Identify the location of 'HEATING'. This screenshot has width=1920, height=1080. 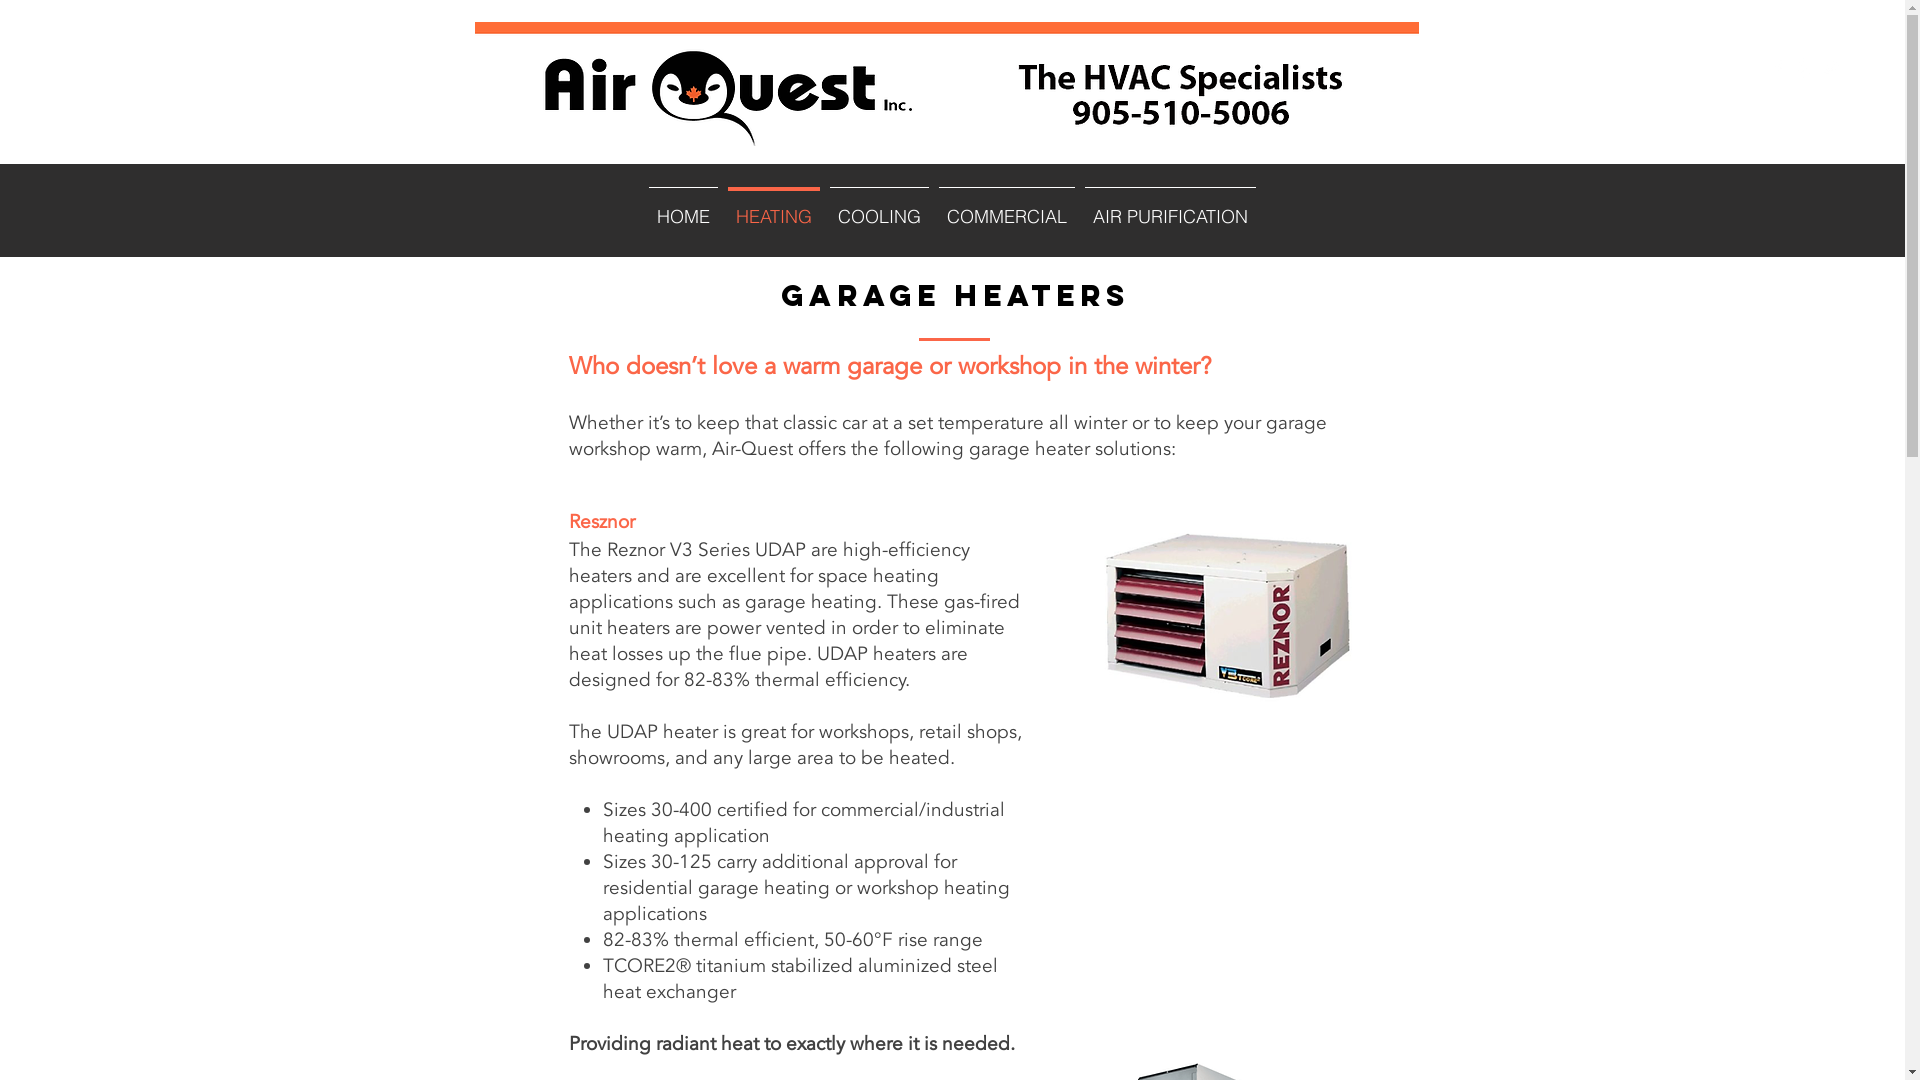
(772, 207).